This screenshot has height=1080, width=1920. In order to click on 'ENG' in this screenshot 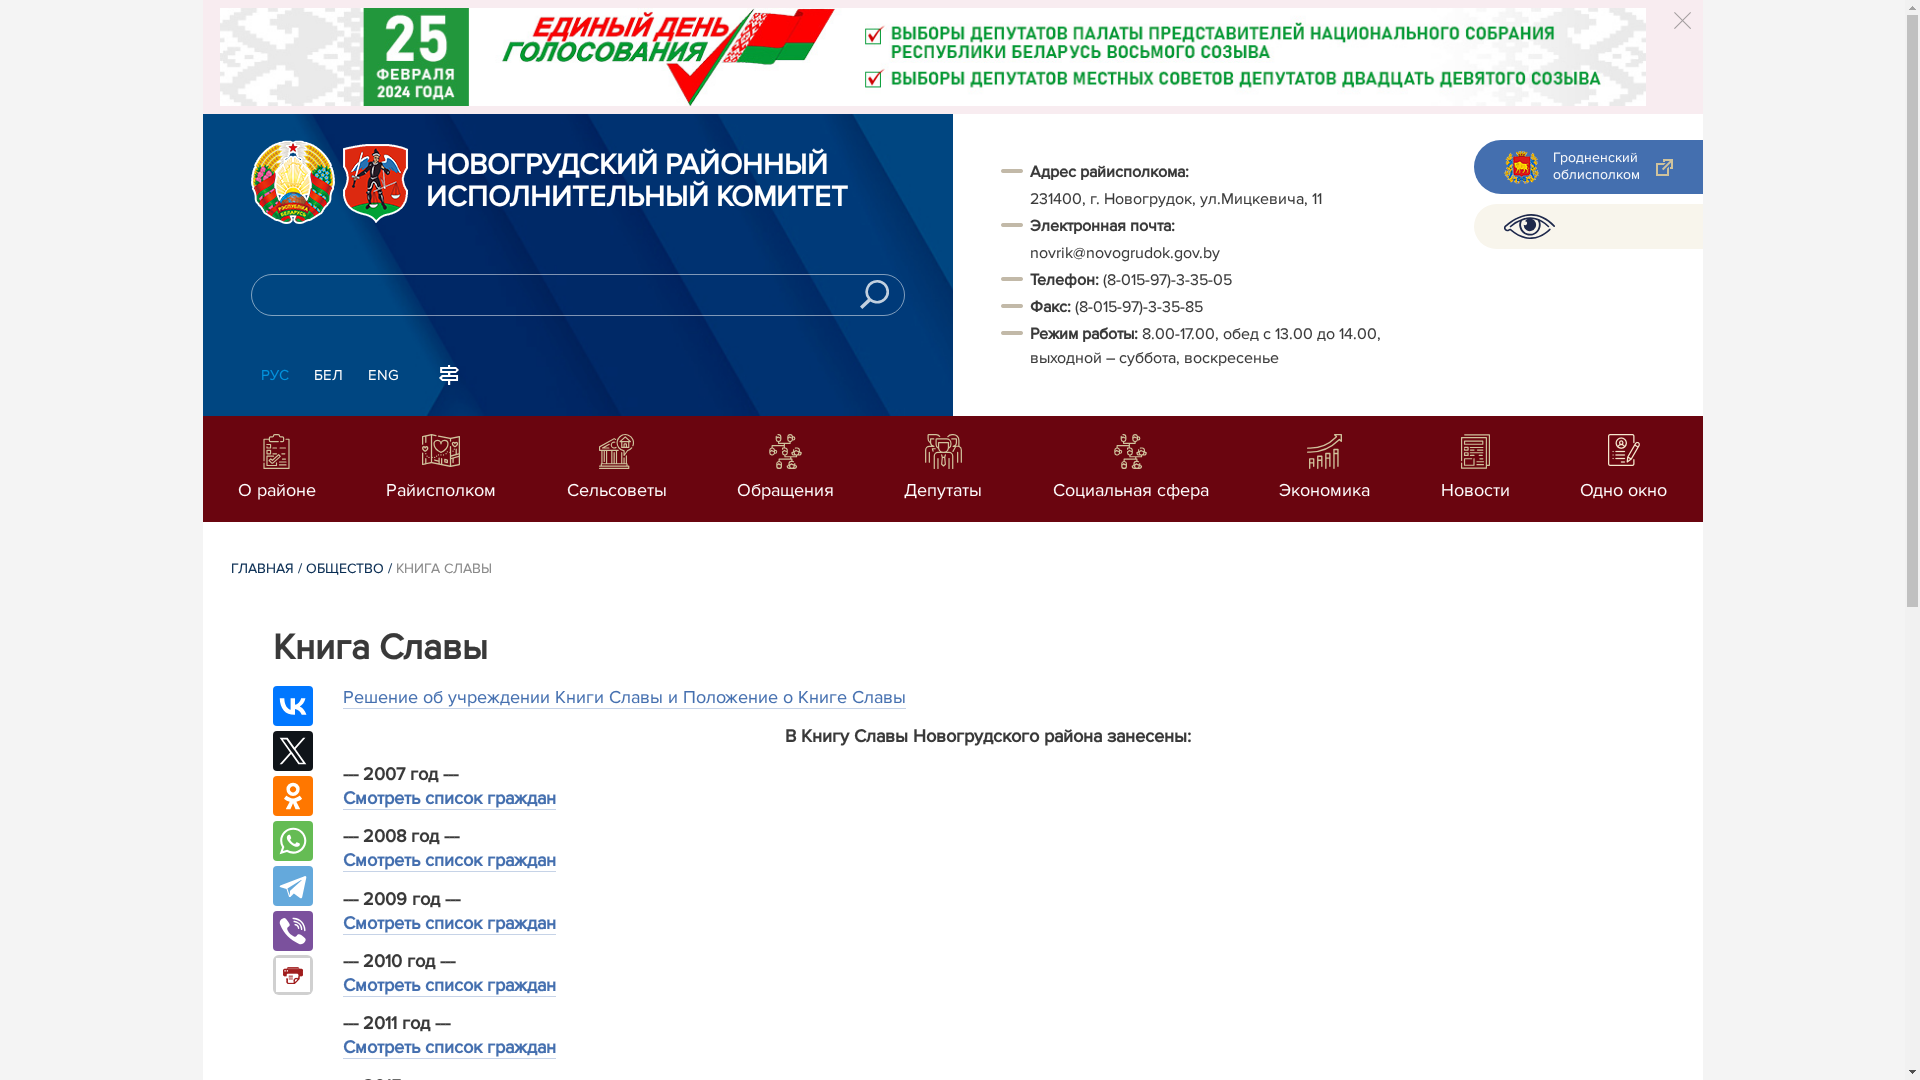, I will do `click(358, 375)`.